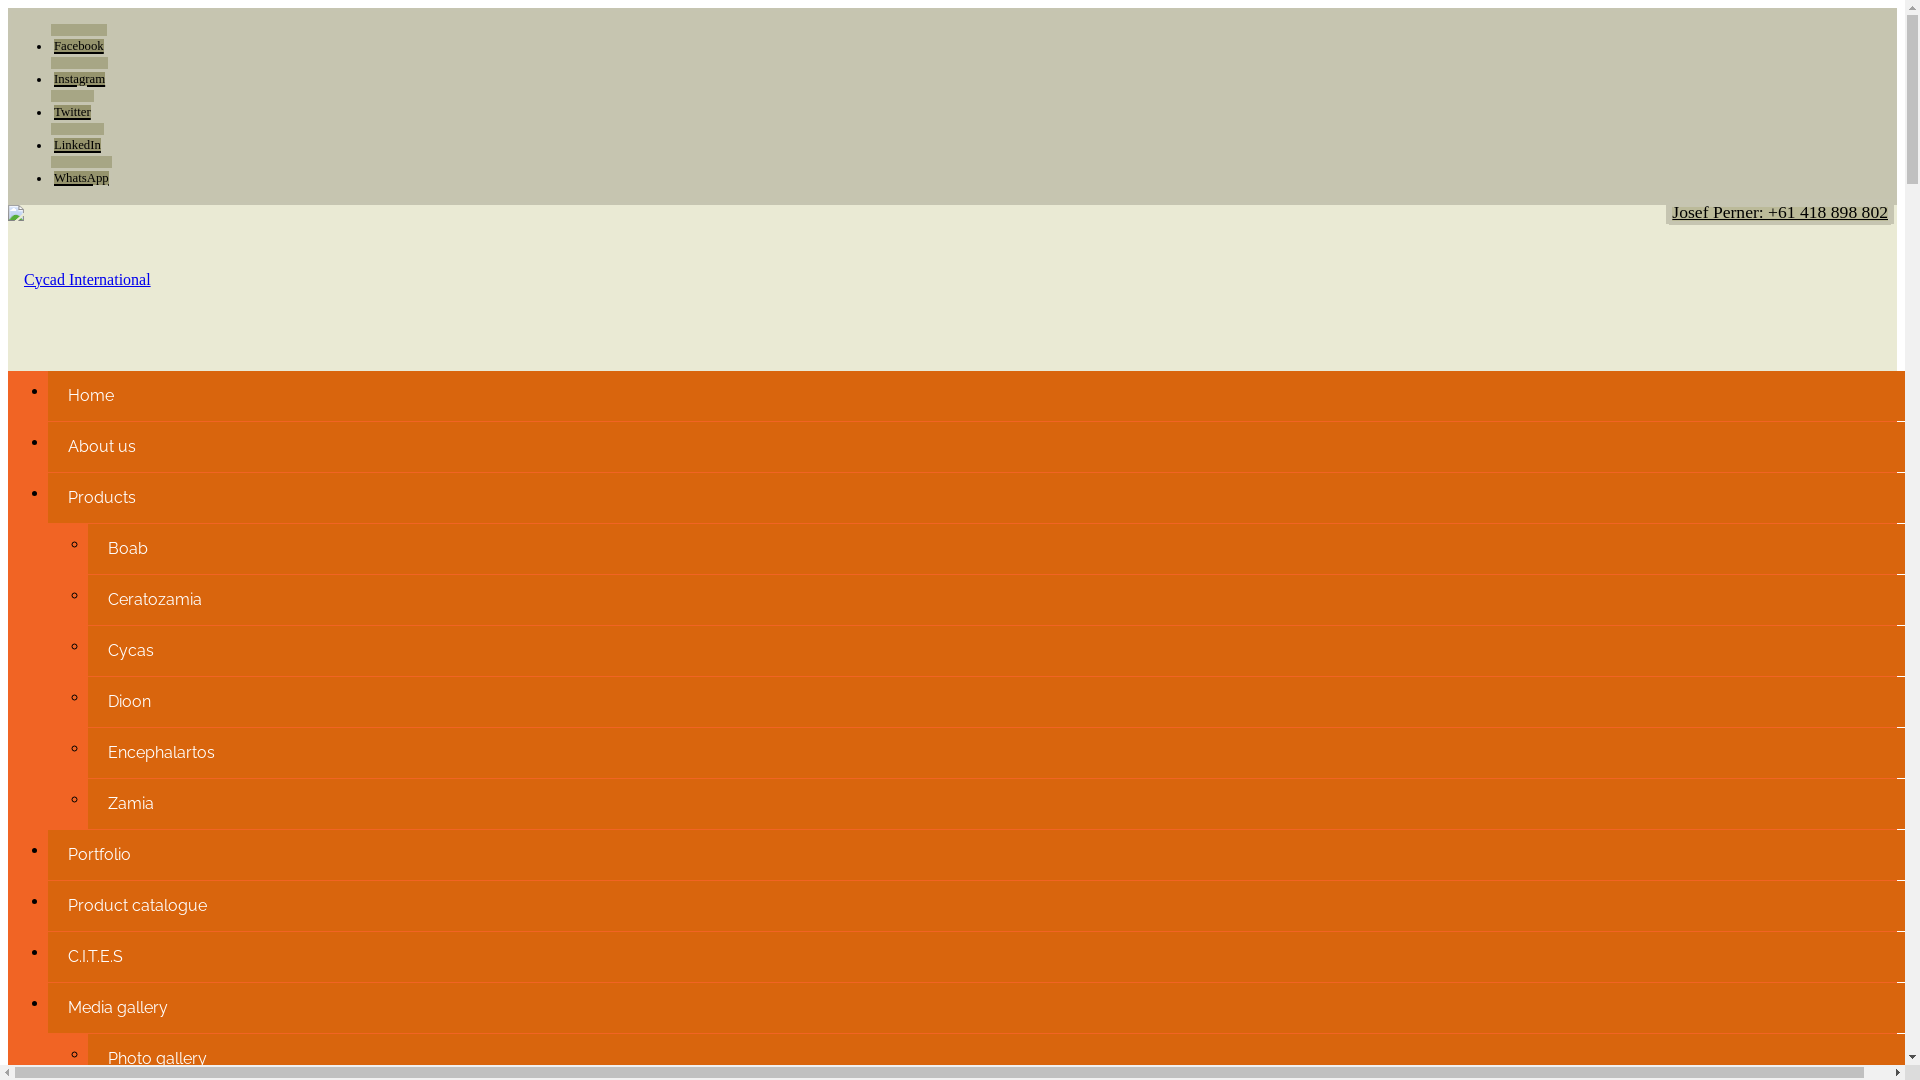  Describe the element at coordinates (78, 39) in the screenshot. I see `'Facebook'` at that location.